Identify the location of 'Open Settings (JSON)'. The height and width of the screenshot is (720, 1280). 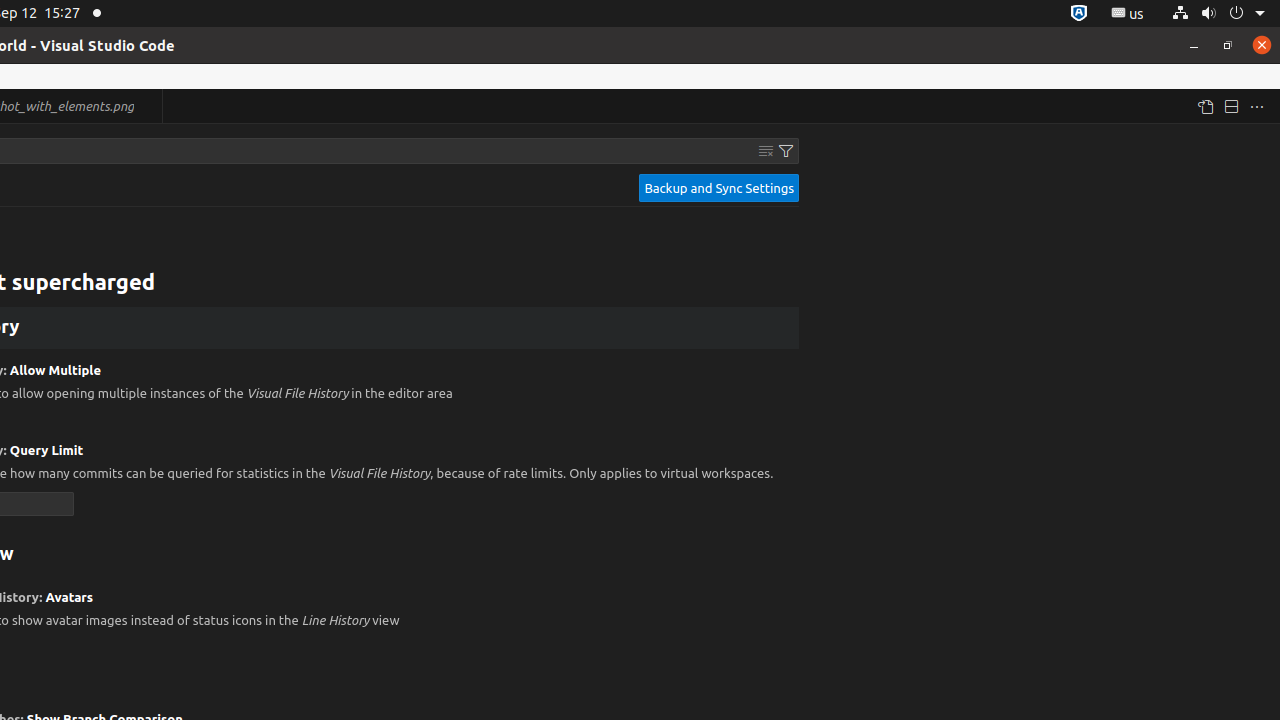
(1203, 106).